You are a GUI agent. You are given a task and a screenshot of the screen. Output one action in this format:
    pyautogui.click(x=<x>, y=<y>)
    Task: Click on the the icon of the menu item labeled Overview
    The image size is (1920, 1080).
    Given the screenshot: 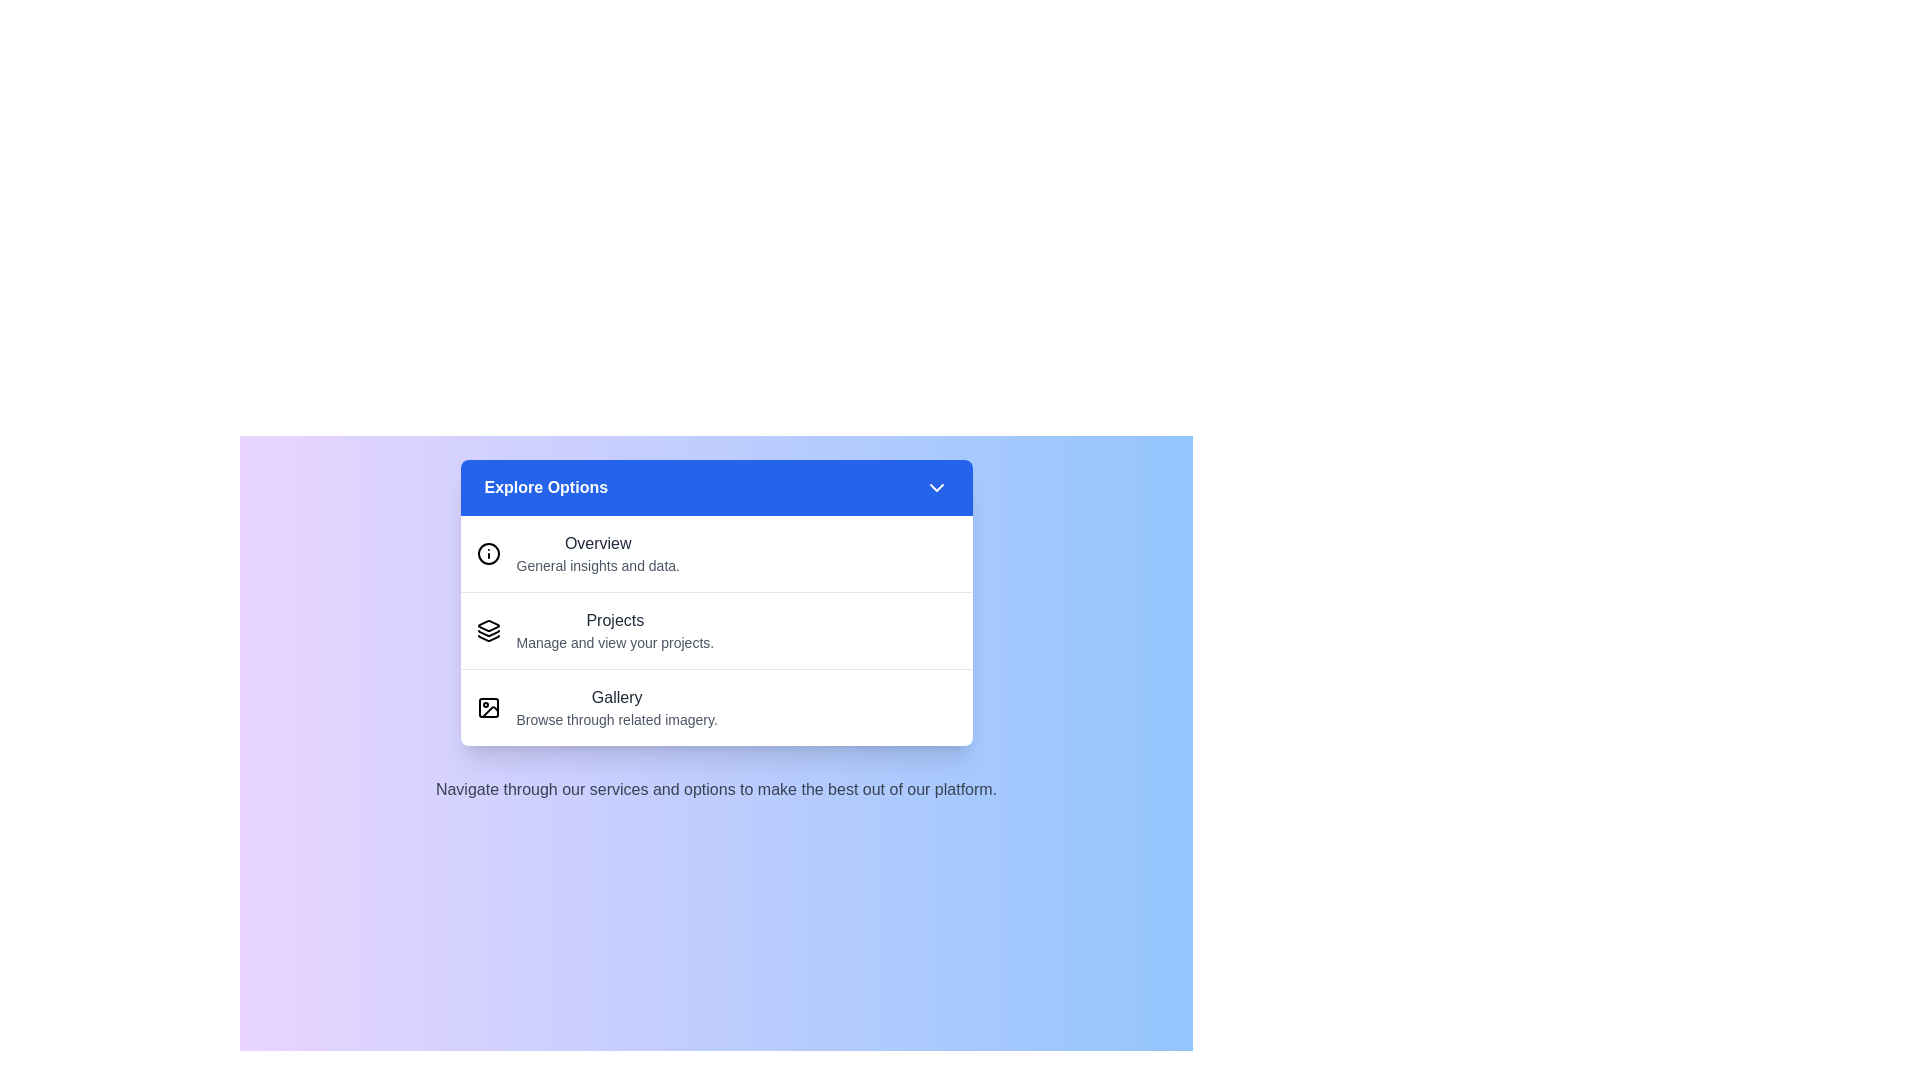 What is the action you would take?
    pyautogui.click(x=488, y=554)
    